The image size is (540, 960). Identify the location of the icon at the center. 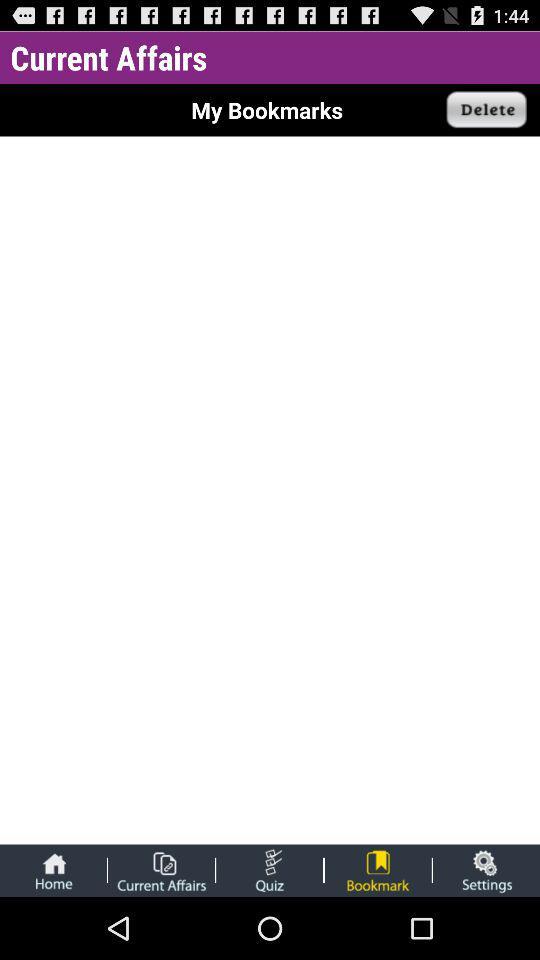
(270, 492).